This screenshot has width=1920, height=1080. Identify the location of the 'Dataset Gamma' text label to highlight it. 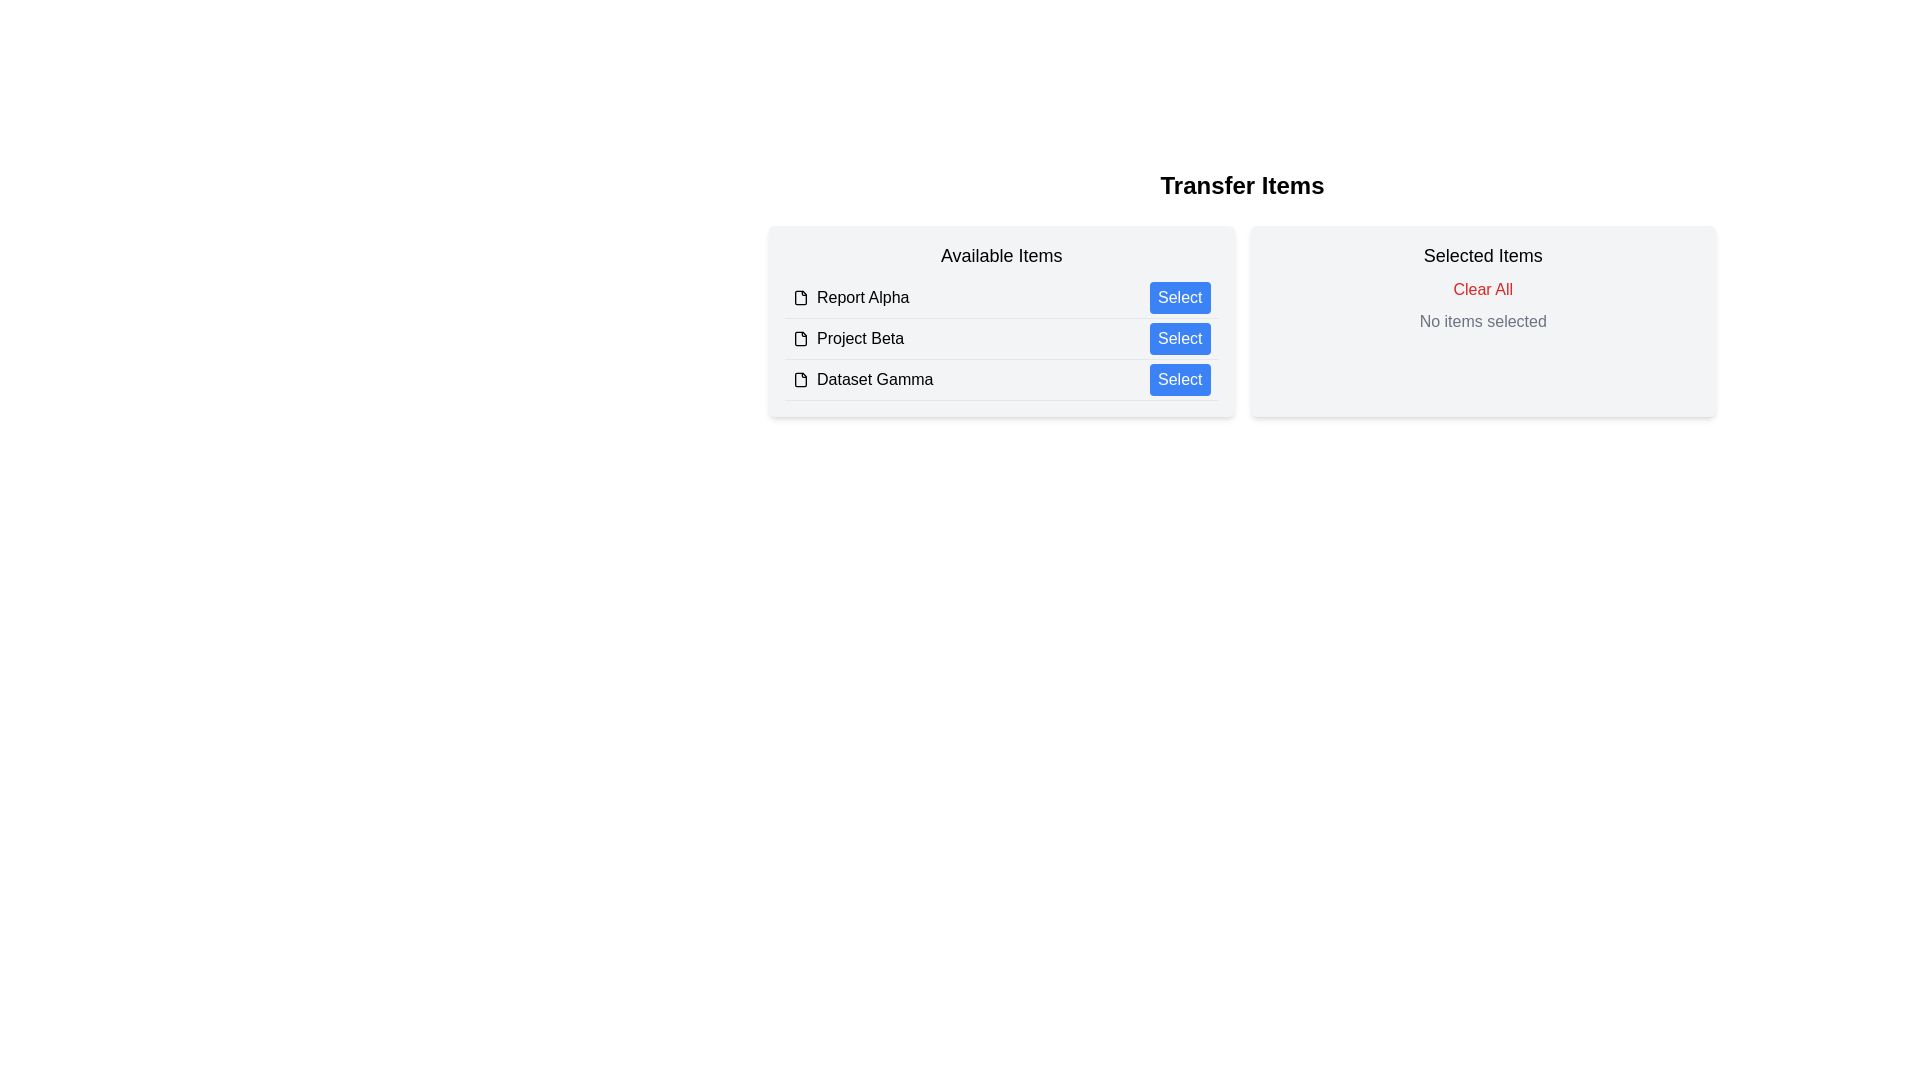
(863, 380).